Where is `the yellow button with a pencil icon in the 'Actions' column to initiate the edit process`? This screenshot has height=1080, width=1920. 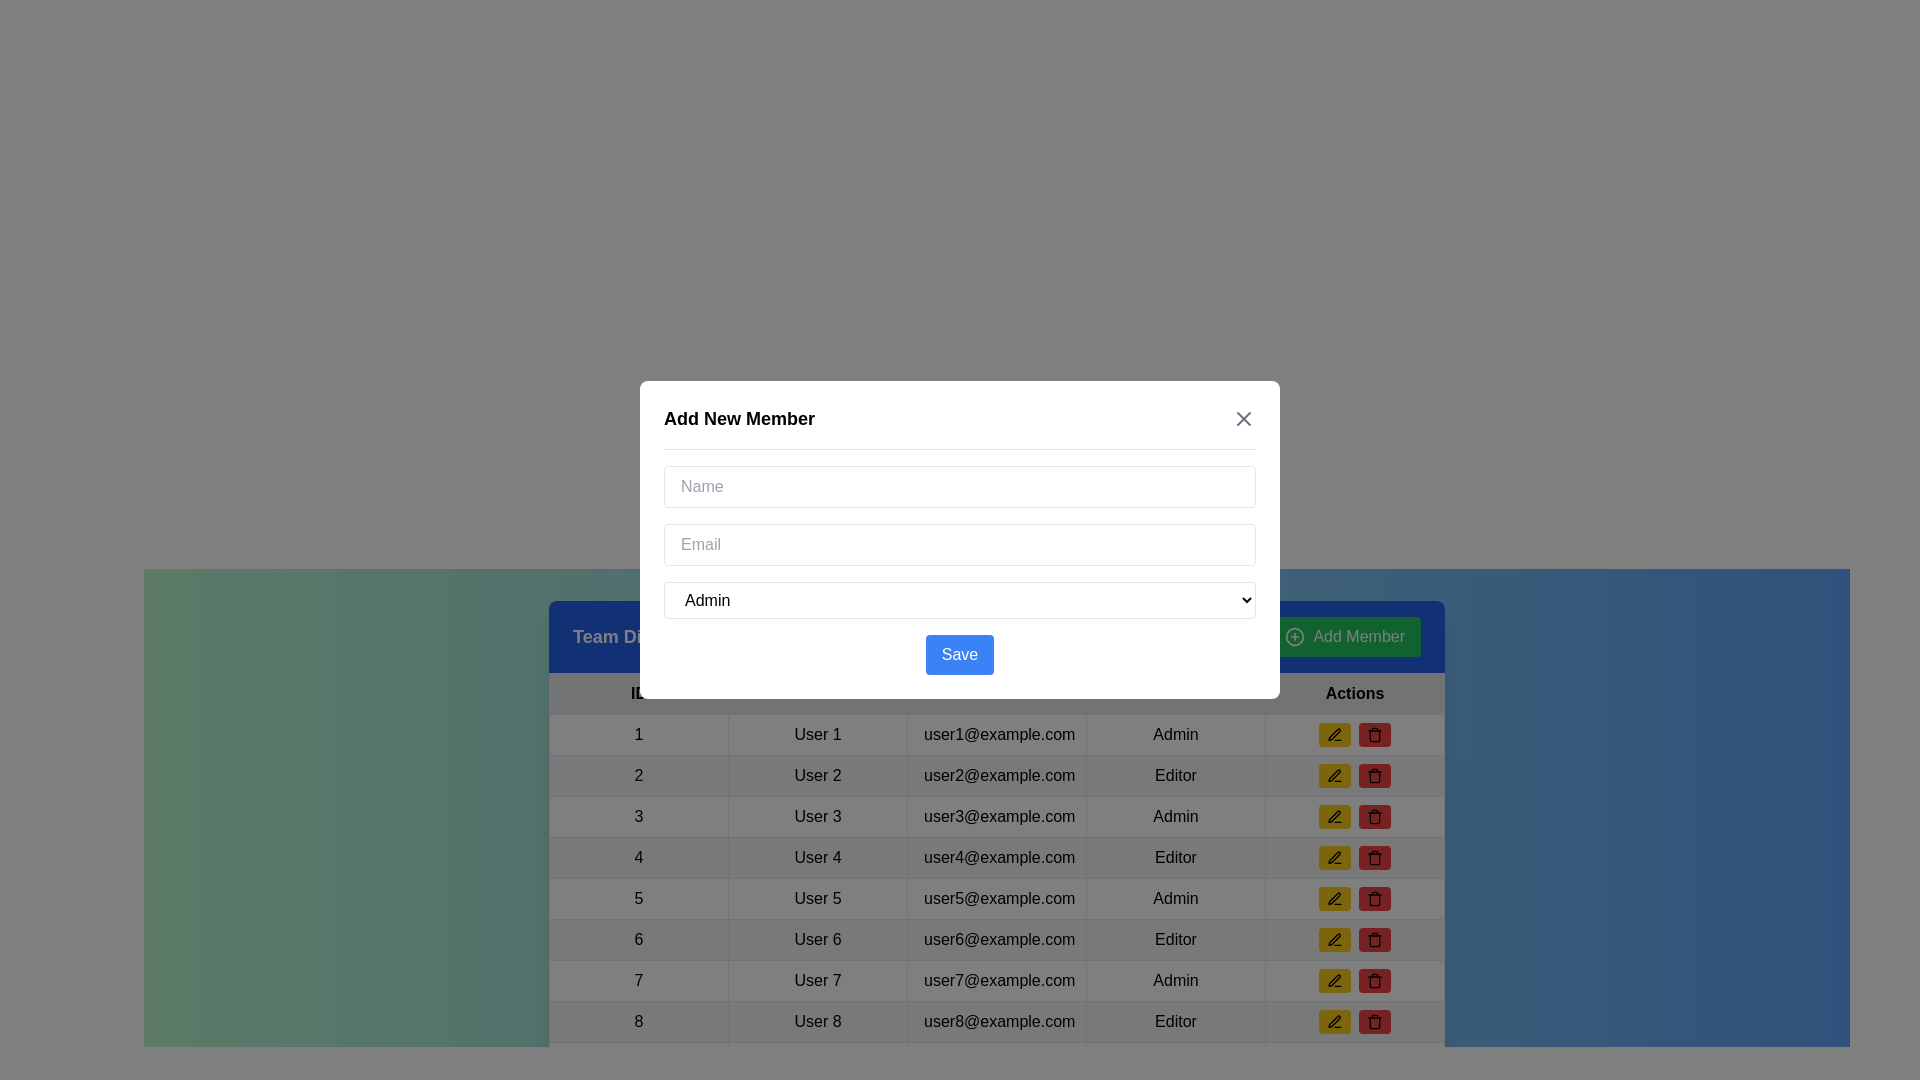
the yellow button with a pencil icon in the 'Actions' column to initiate the edit process is located at coordinates (1334, 1022).